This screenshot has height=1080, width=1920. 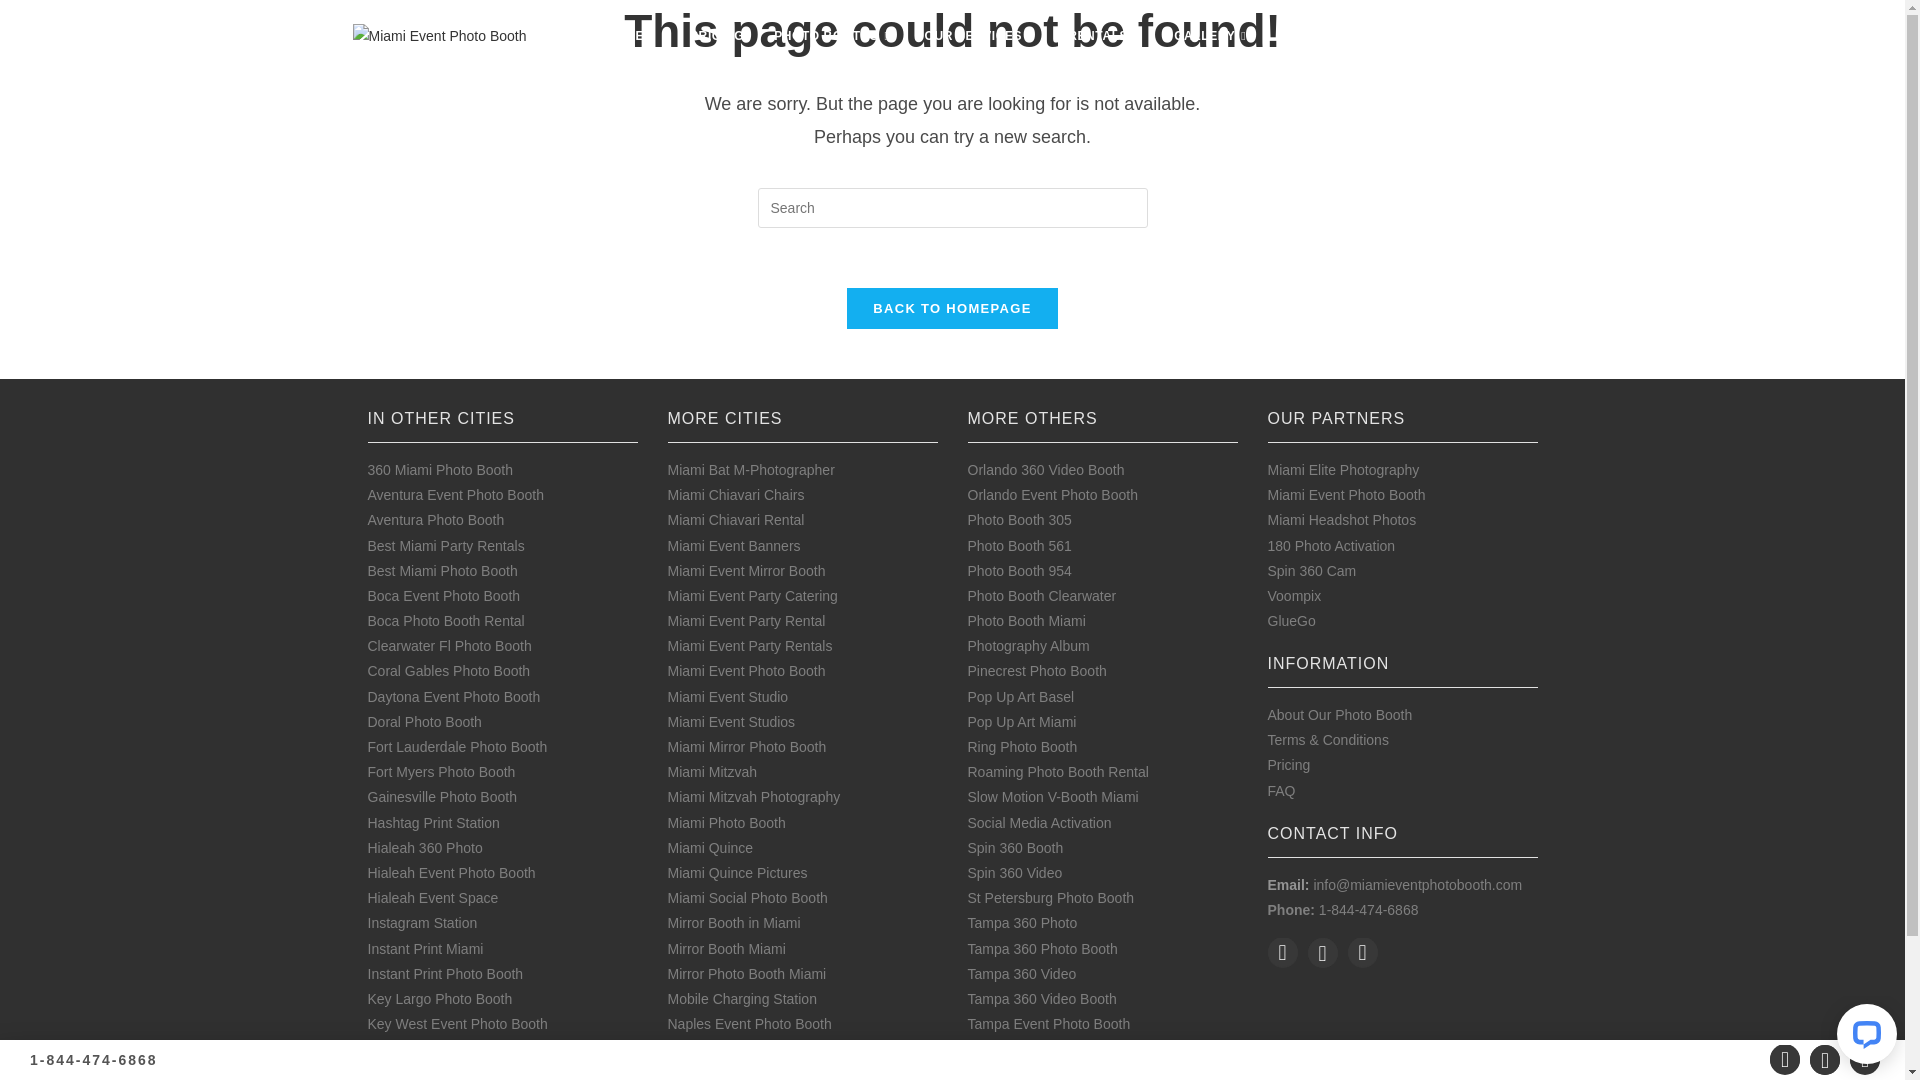 I want to click on 'Boca Event Photo Booth', so click(x=368, y=595).